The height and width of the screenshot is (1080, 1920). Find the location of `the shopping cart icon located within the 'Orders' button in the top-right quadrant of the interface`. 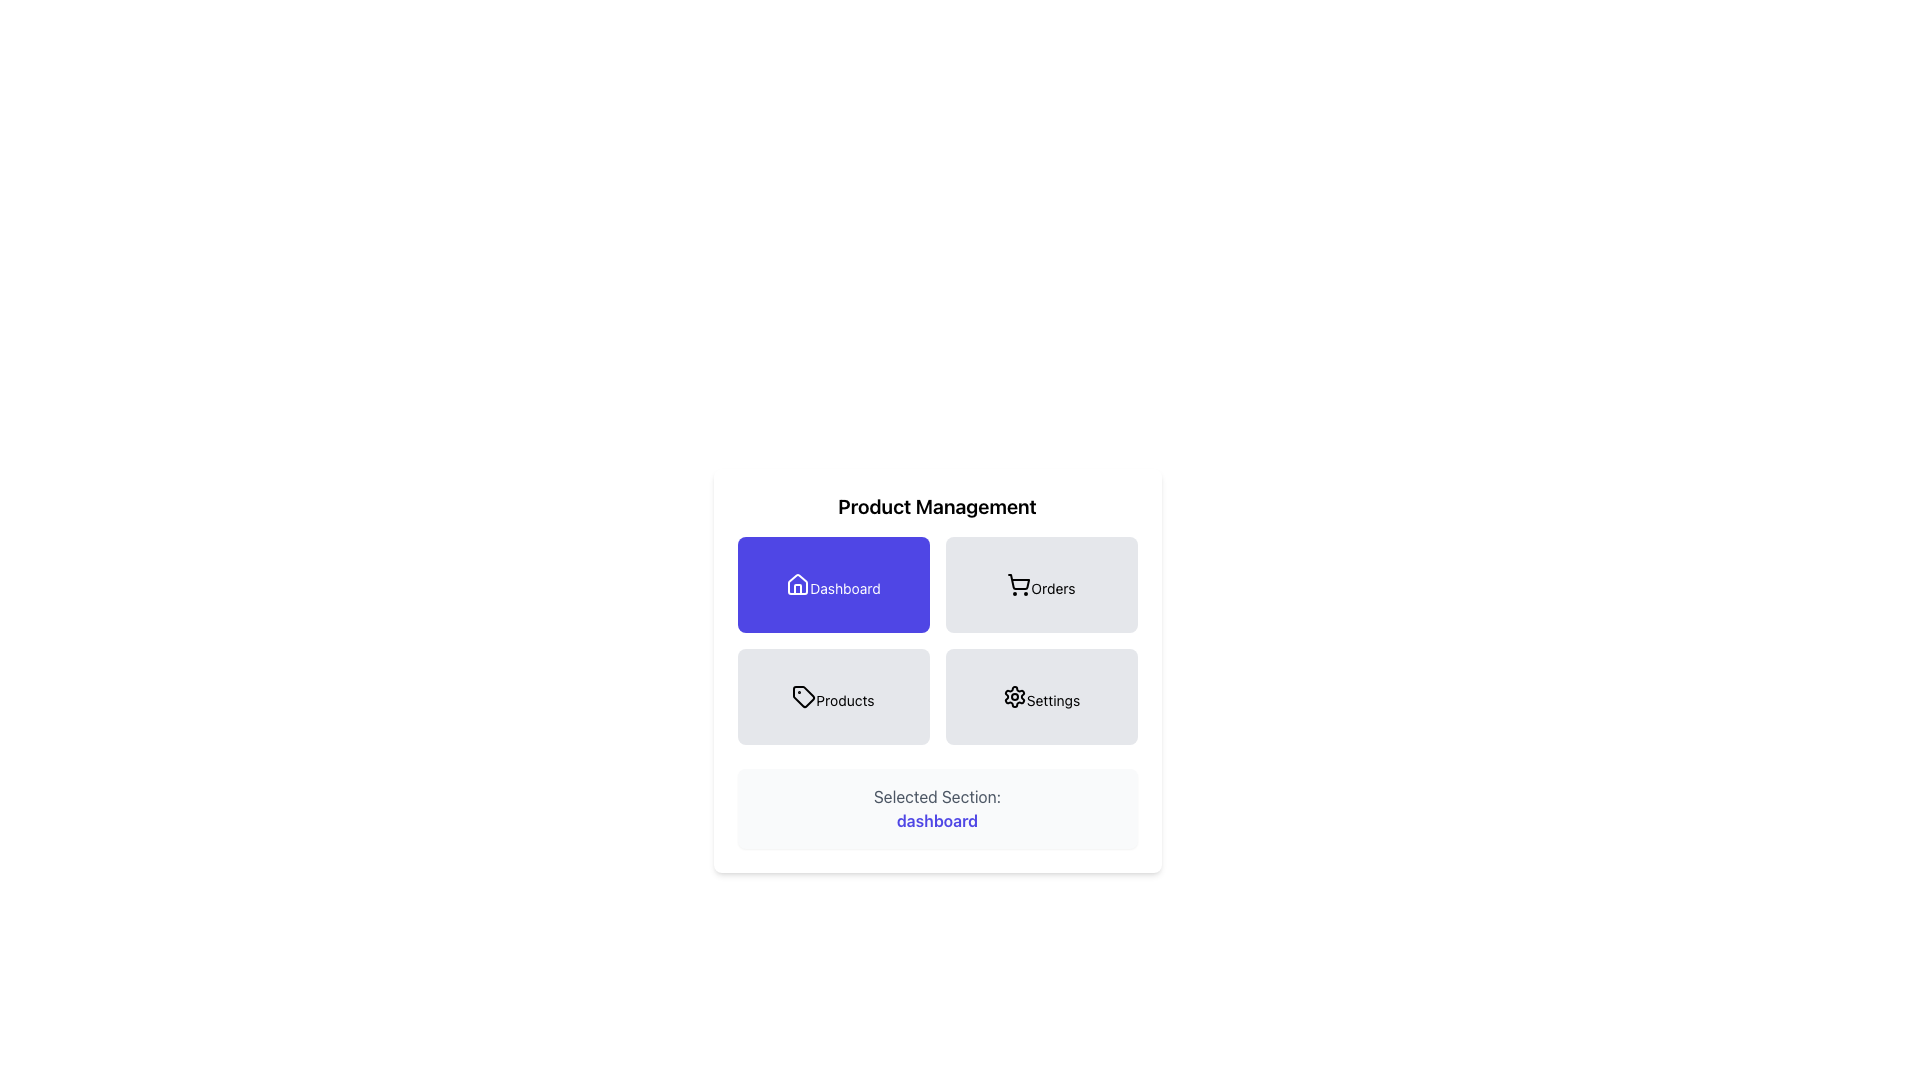

the shopping cart icon located within the 'Orders' button in the top-right quadrant of the interface is located at coordinates (1019, 582).